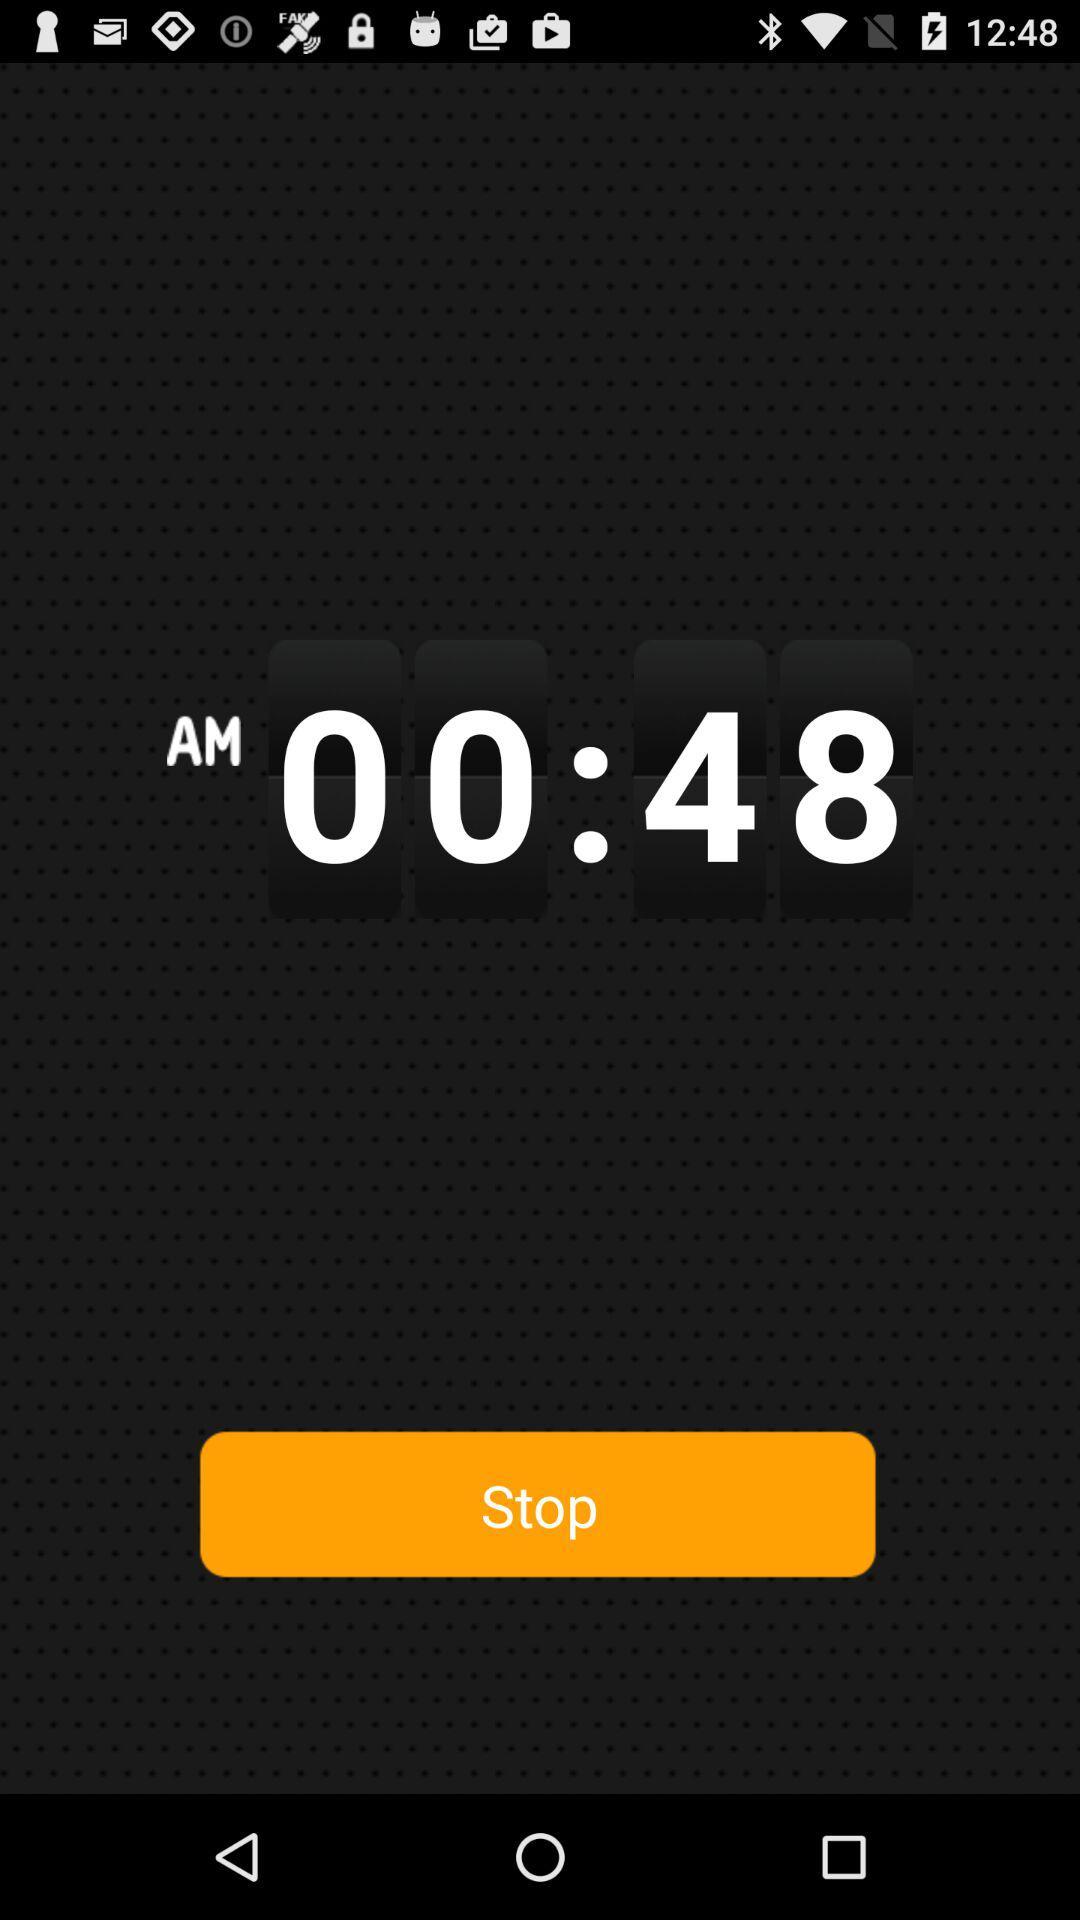  Describe the element at coordinates (538, 1505) in the screenshot. I see `button at the bottom` at that location.